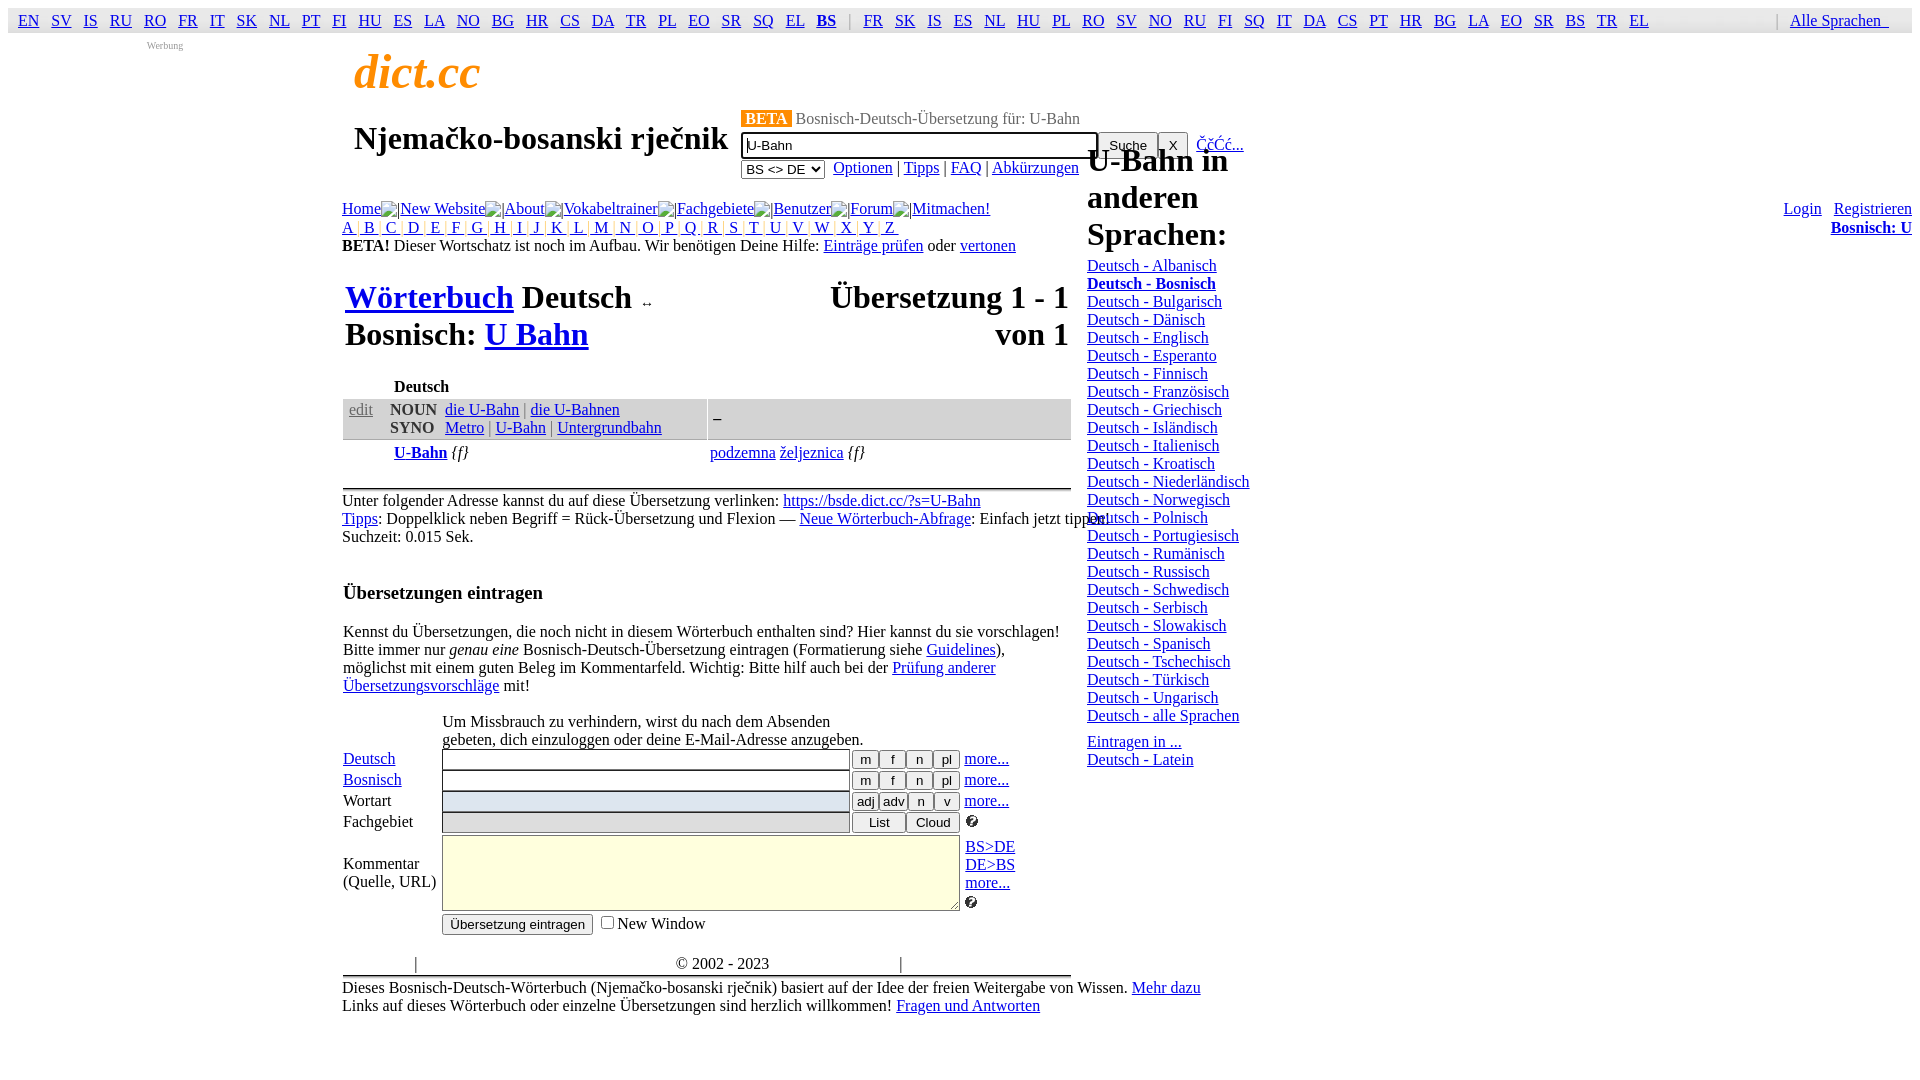 This screenshot has height=1080, width=1920. What do you see at coordinates (481, 408) in the screenshot?
I see `'die U-Bahn'` at bounding box center [481, 408].